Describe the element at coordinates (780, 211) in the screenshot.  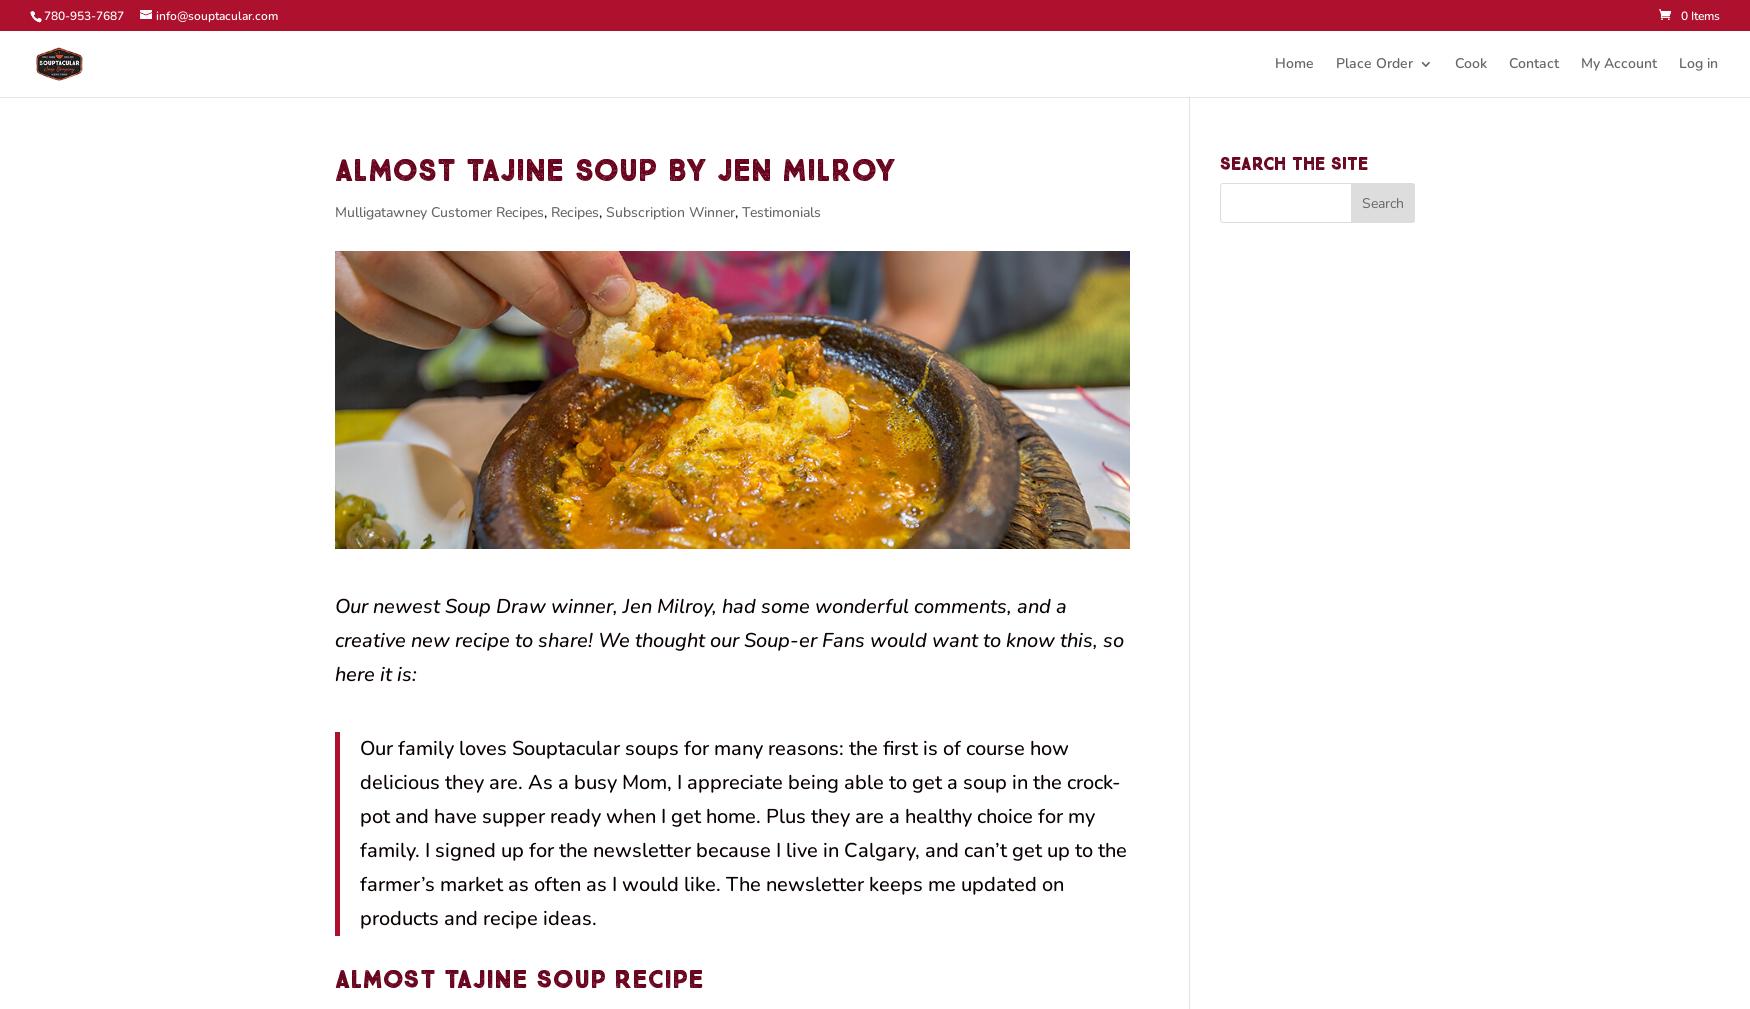
I see `'Testimonials'` at that location.